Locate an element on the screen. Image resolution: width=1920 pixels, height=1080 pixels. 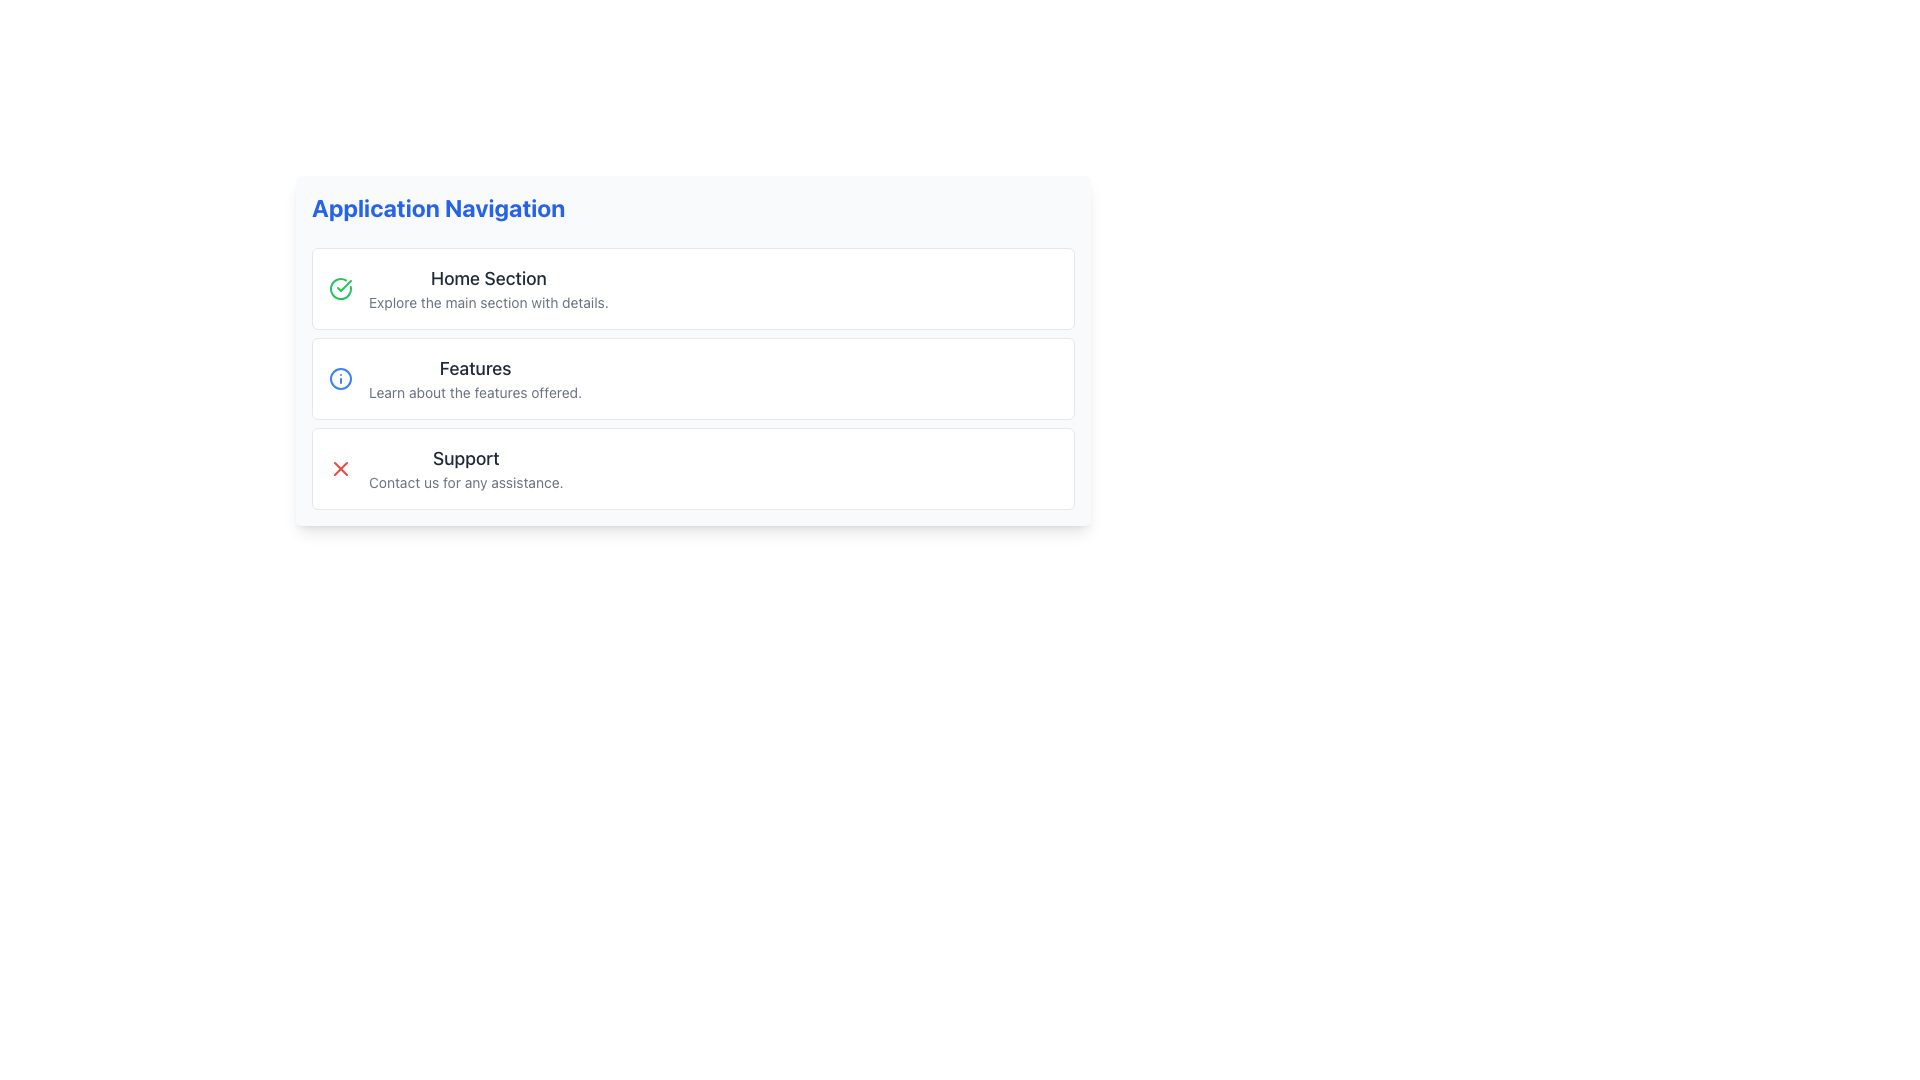
the 'Features' hyperlink which is styled as a medium-sized, bold, dark gray text link that turns blue on hover is located at coordinates (474, 368).